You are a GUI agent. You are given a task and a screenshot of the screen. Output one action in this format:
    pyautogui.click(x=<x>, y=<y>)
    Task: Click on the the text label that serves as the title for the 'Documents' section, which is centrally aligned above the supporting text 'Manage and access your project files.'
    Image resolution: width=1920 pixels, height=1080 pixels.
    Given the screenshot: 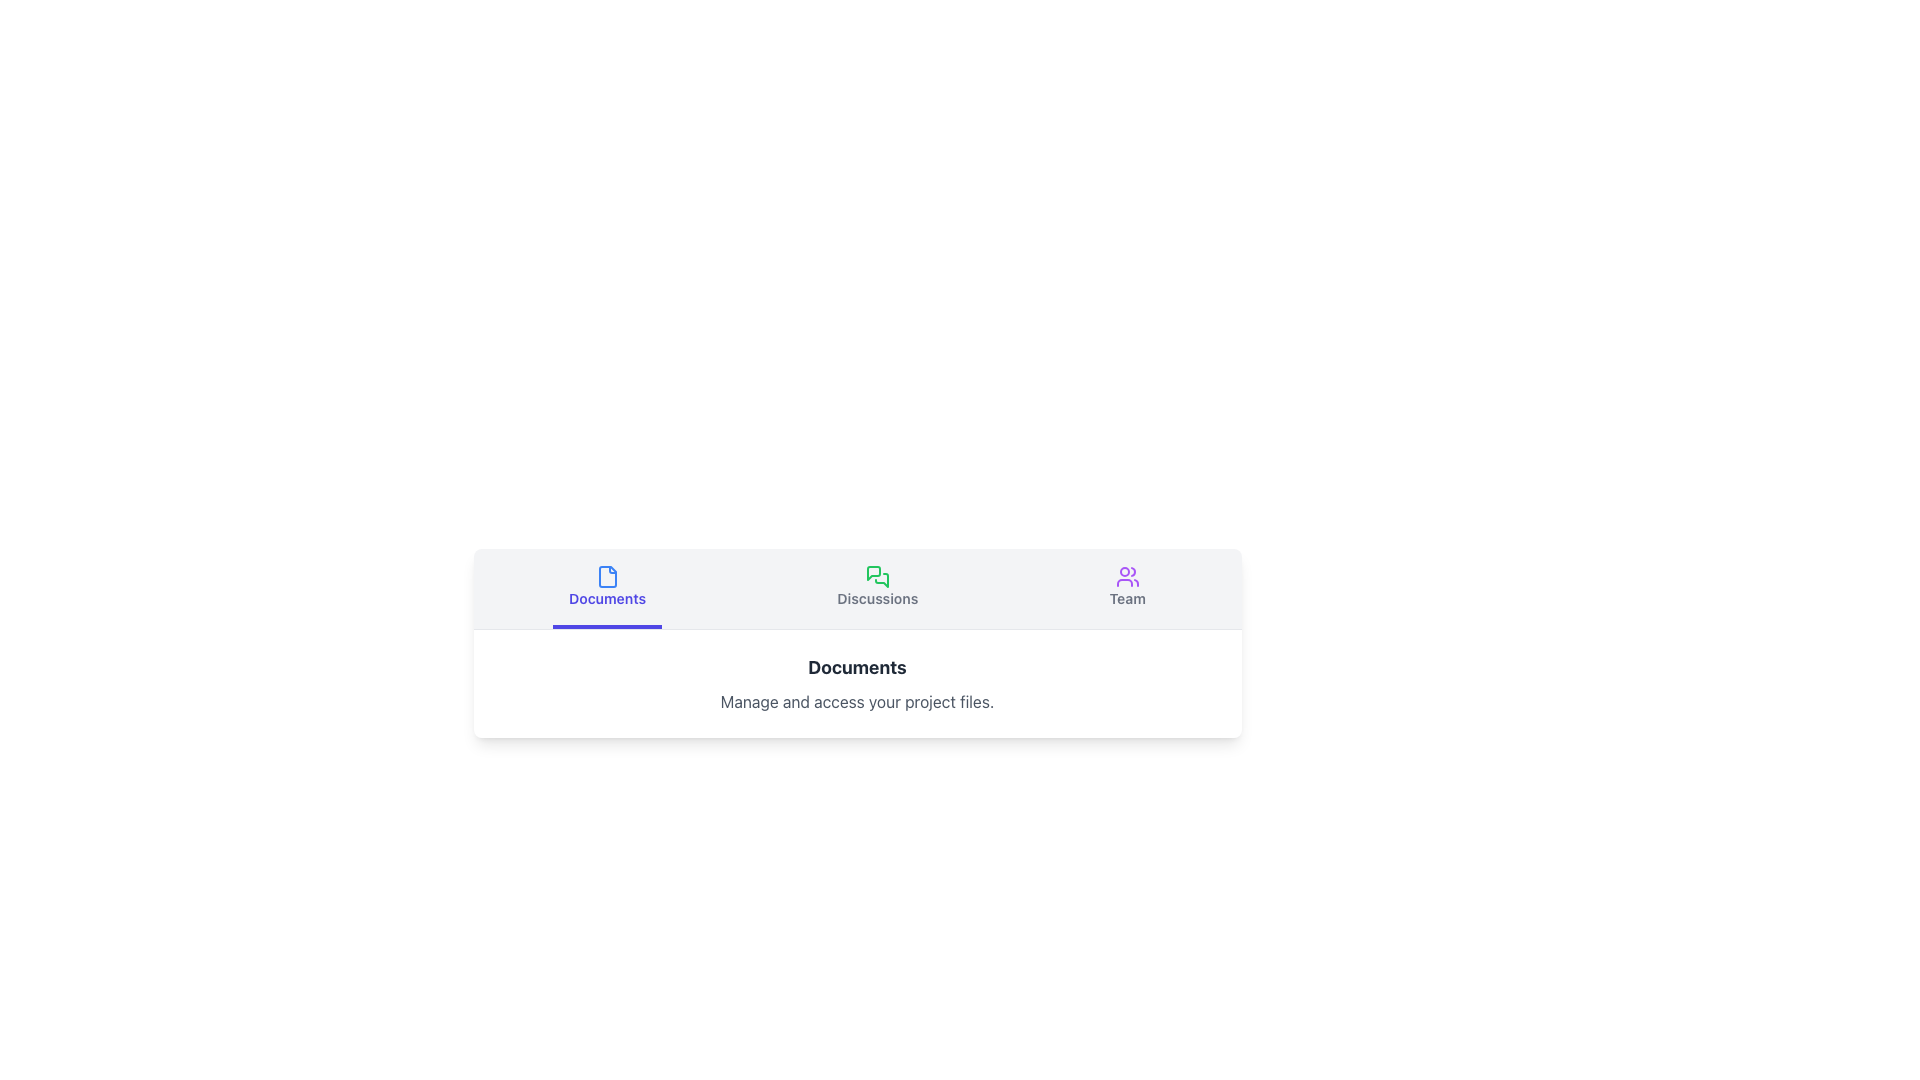 What is the action you would take?
    pyautogui.click(x=857, y=667)
    